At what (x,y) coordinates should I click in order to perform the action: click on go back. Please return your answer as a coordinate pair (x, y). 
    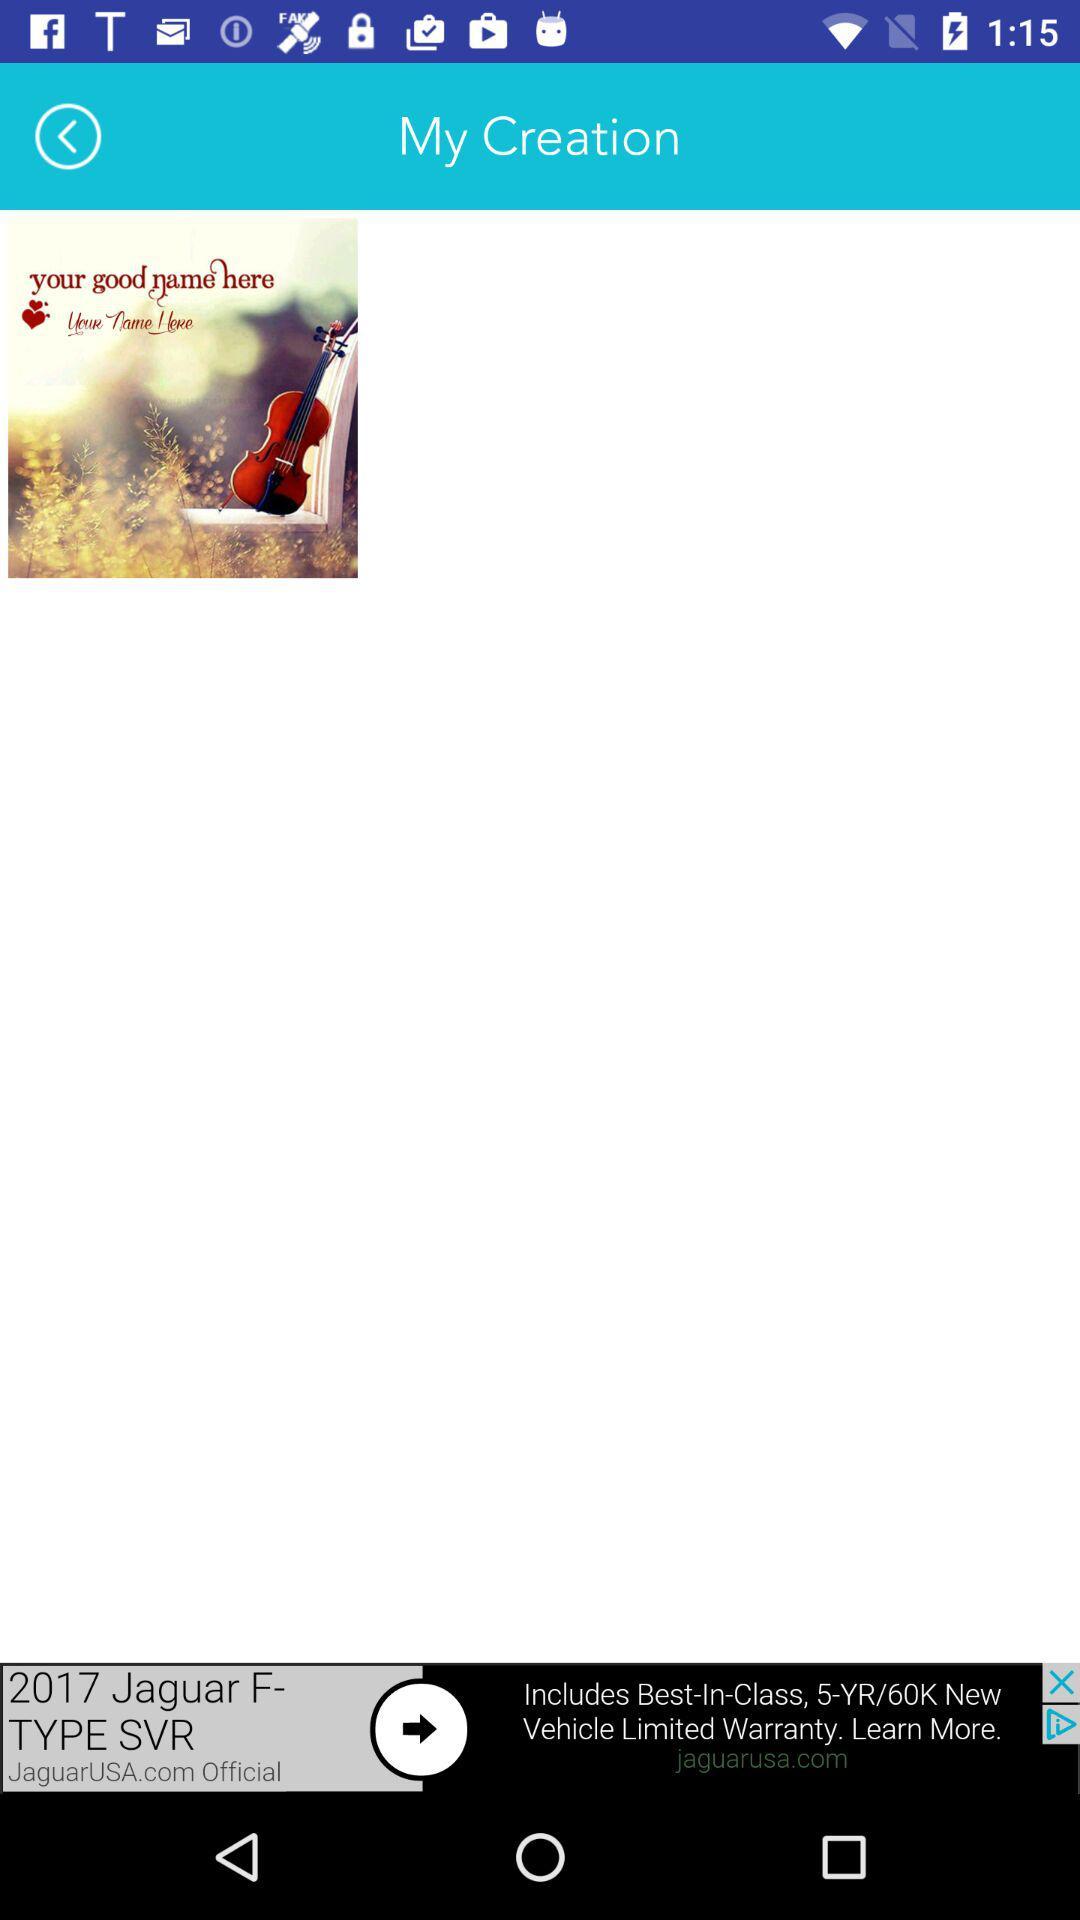
    Looking at the image, I should click on (67, 135).